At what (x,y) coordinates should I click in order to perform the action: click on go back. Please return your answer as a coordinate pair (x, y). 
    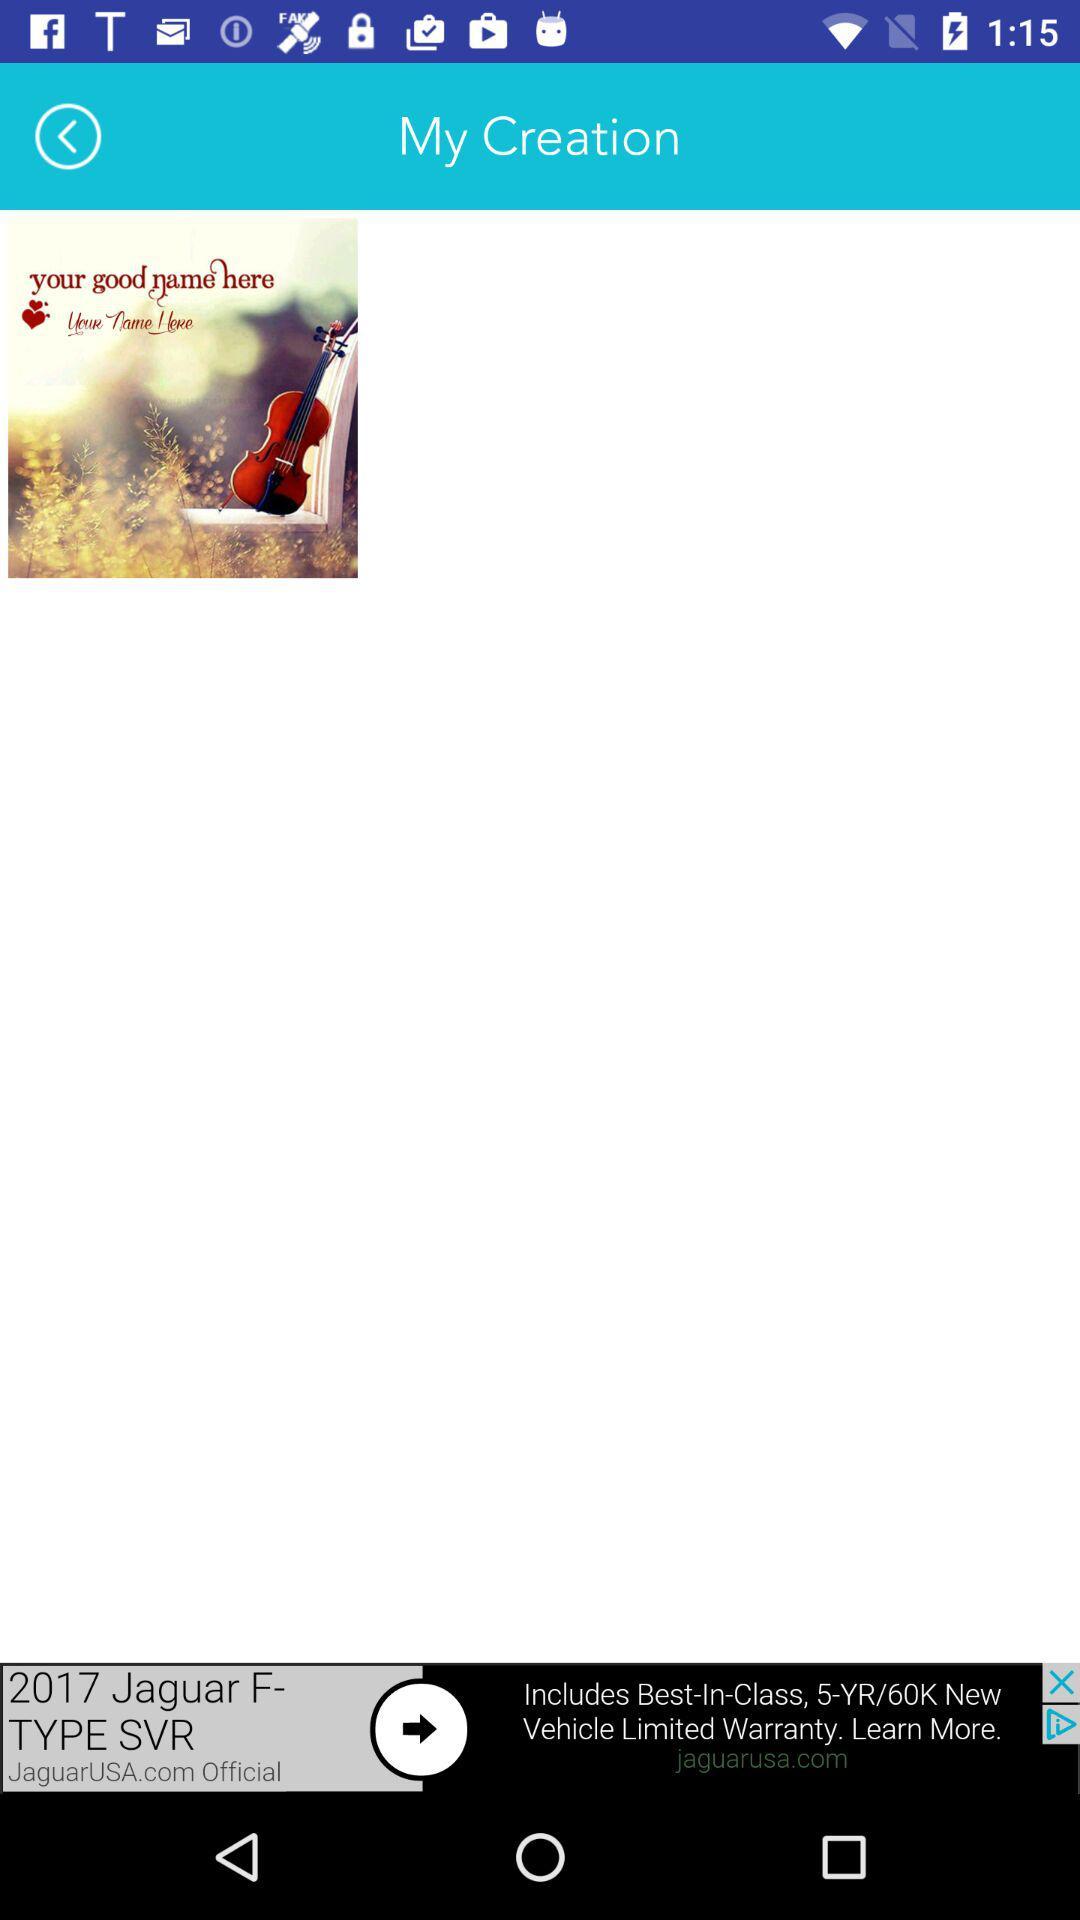
    Looking at the image, I should click on (67, 135).